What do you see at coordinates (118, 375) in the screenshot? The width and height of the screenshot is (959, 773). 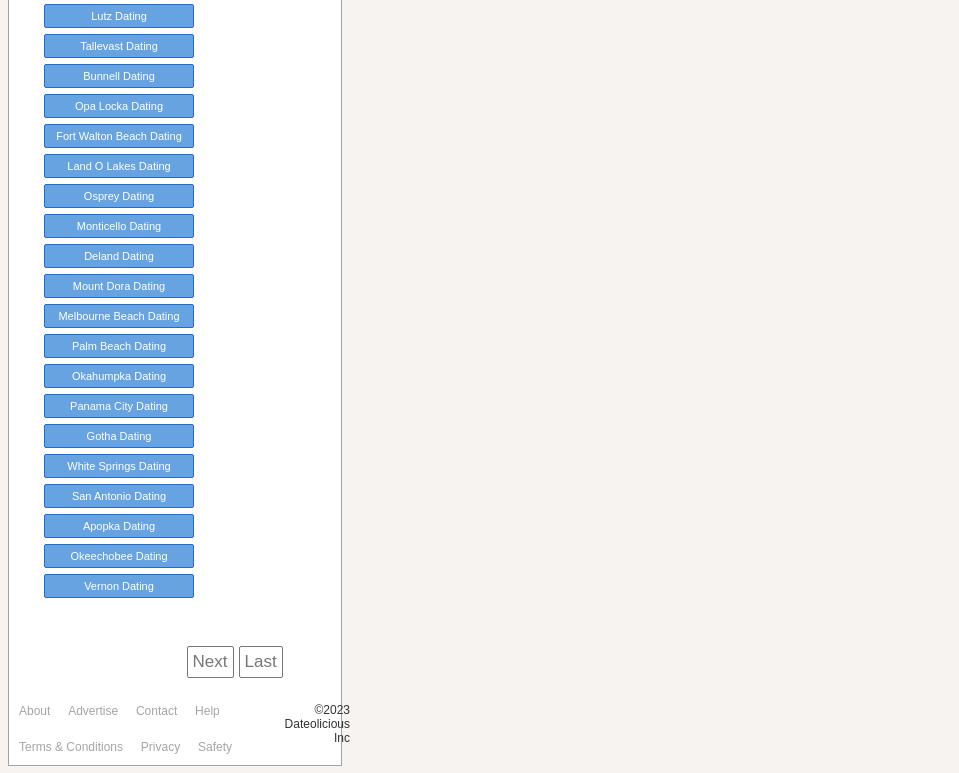 I see `'Okahumpka Dating'` at bounding box center [118, 375].